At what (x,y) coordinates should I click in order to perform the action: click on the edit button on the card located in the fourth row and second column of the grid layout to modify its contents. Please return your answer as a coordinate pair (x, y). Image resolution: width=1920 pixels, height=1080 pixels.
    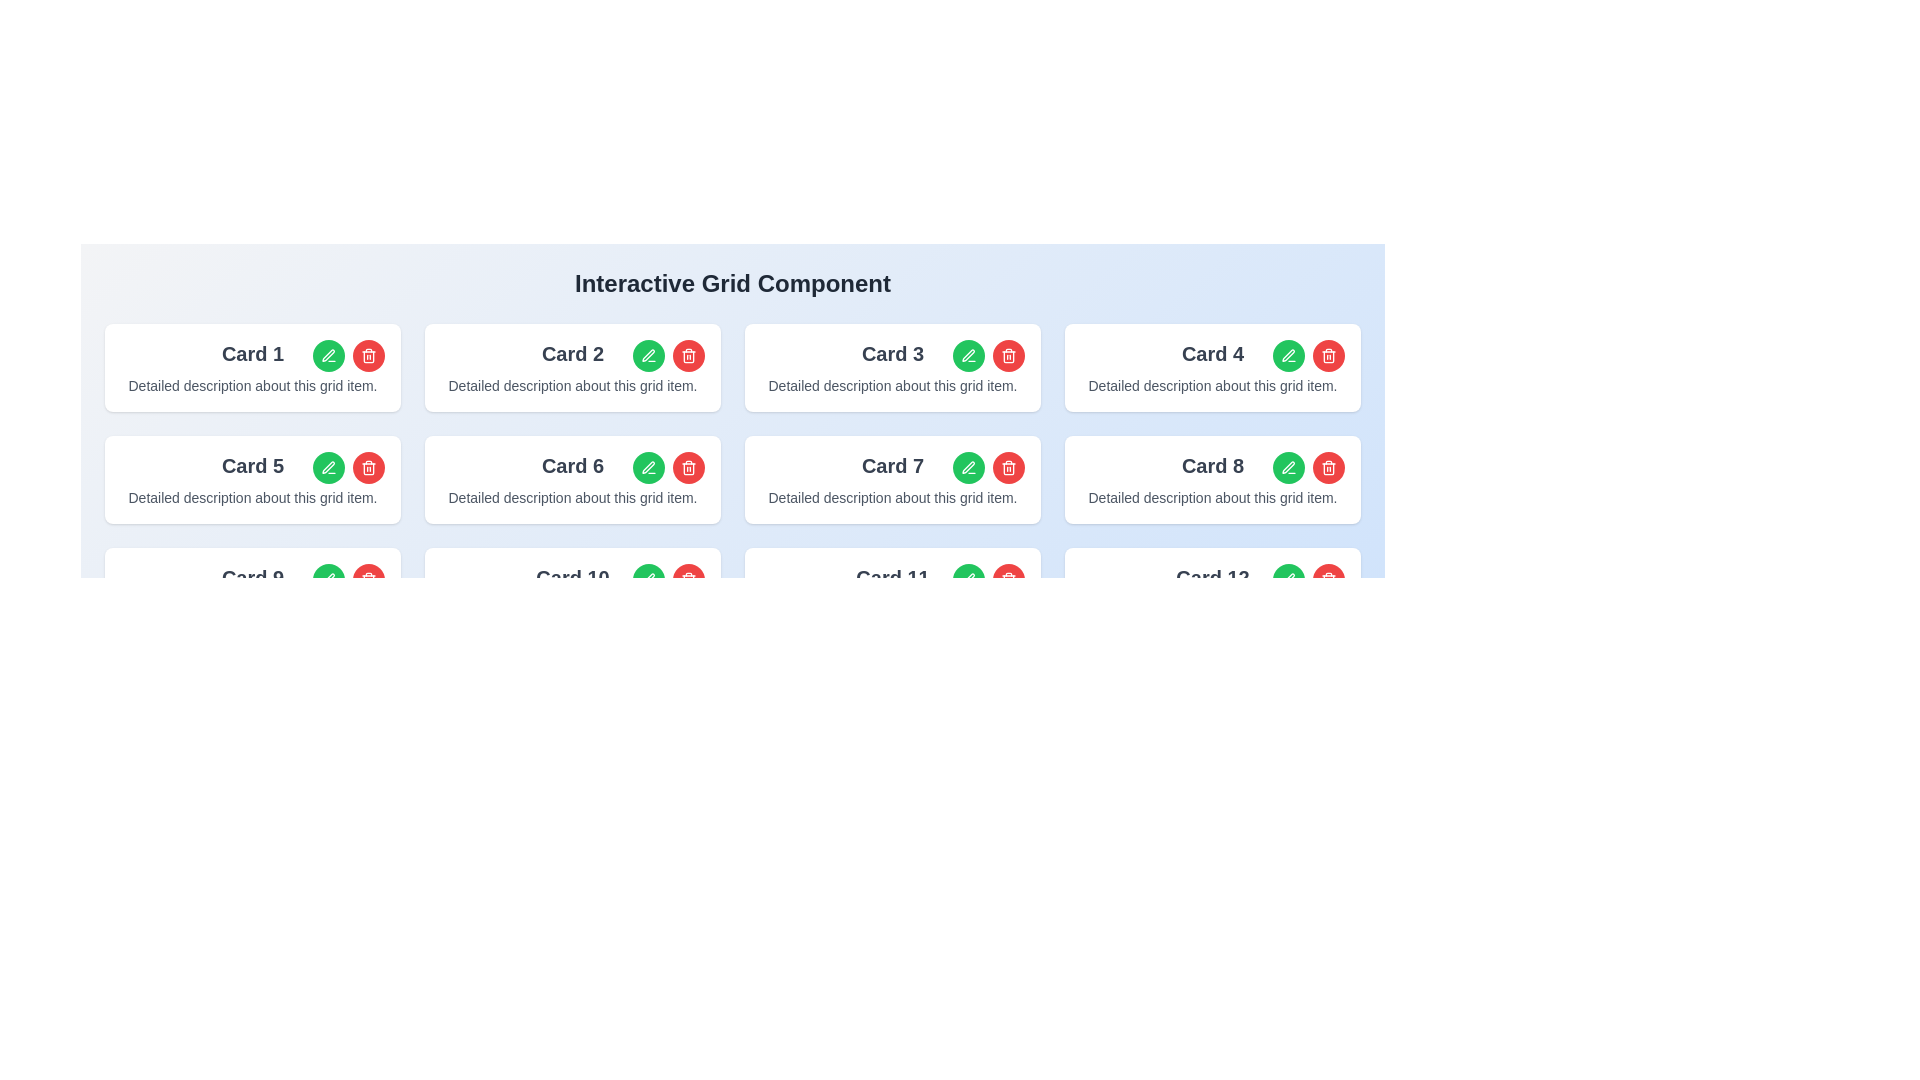
    Looking at the image, I should click on (571, 590).